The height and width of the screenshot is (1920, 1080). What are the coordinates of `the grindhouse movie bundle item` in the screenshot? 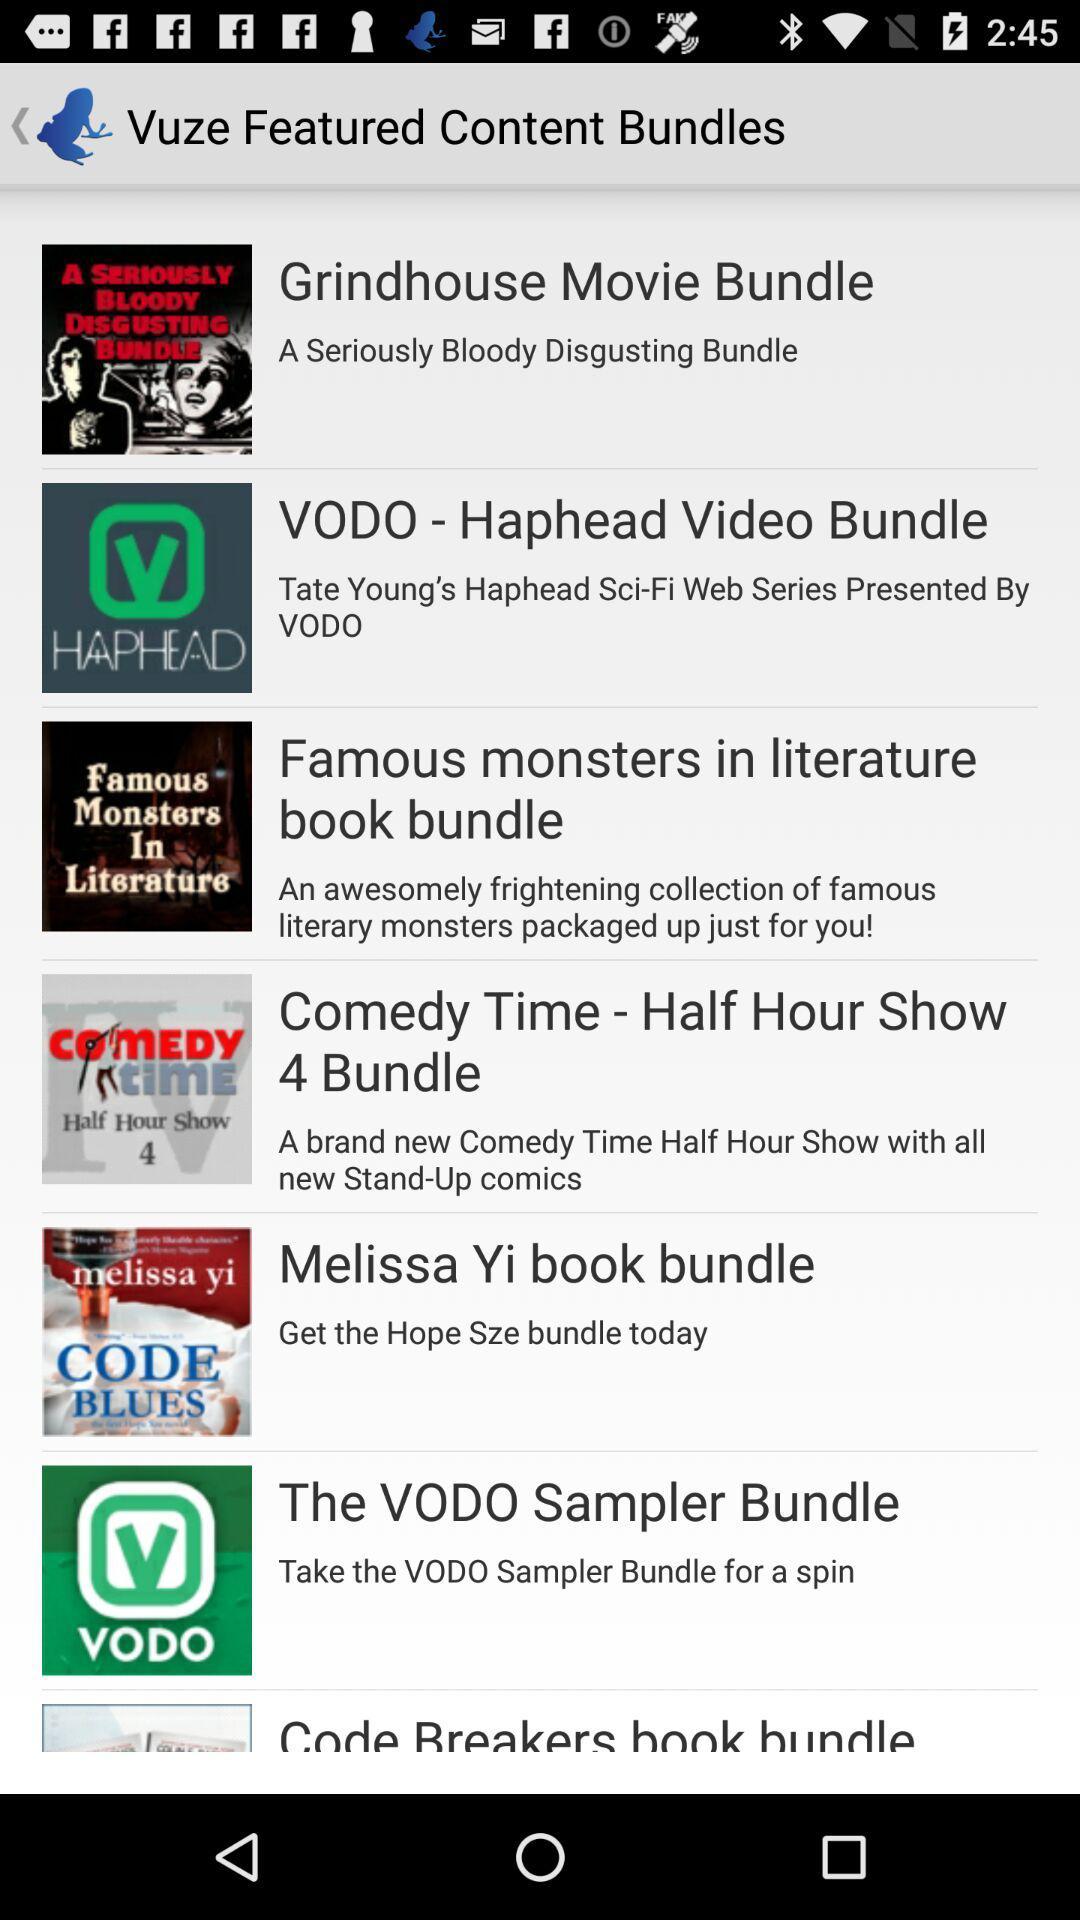 It's located at (576, 278).